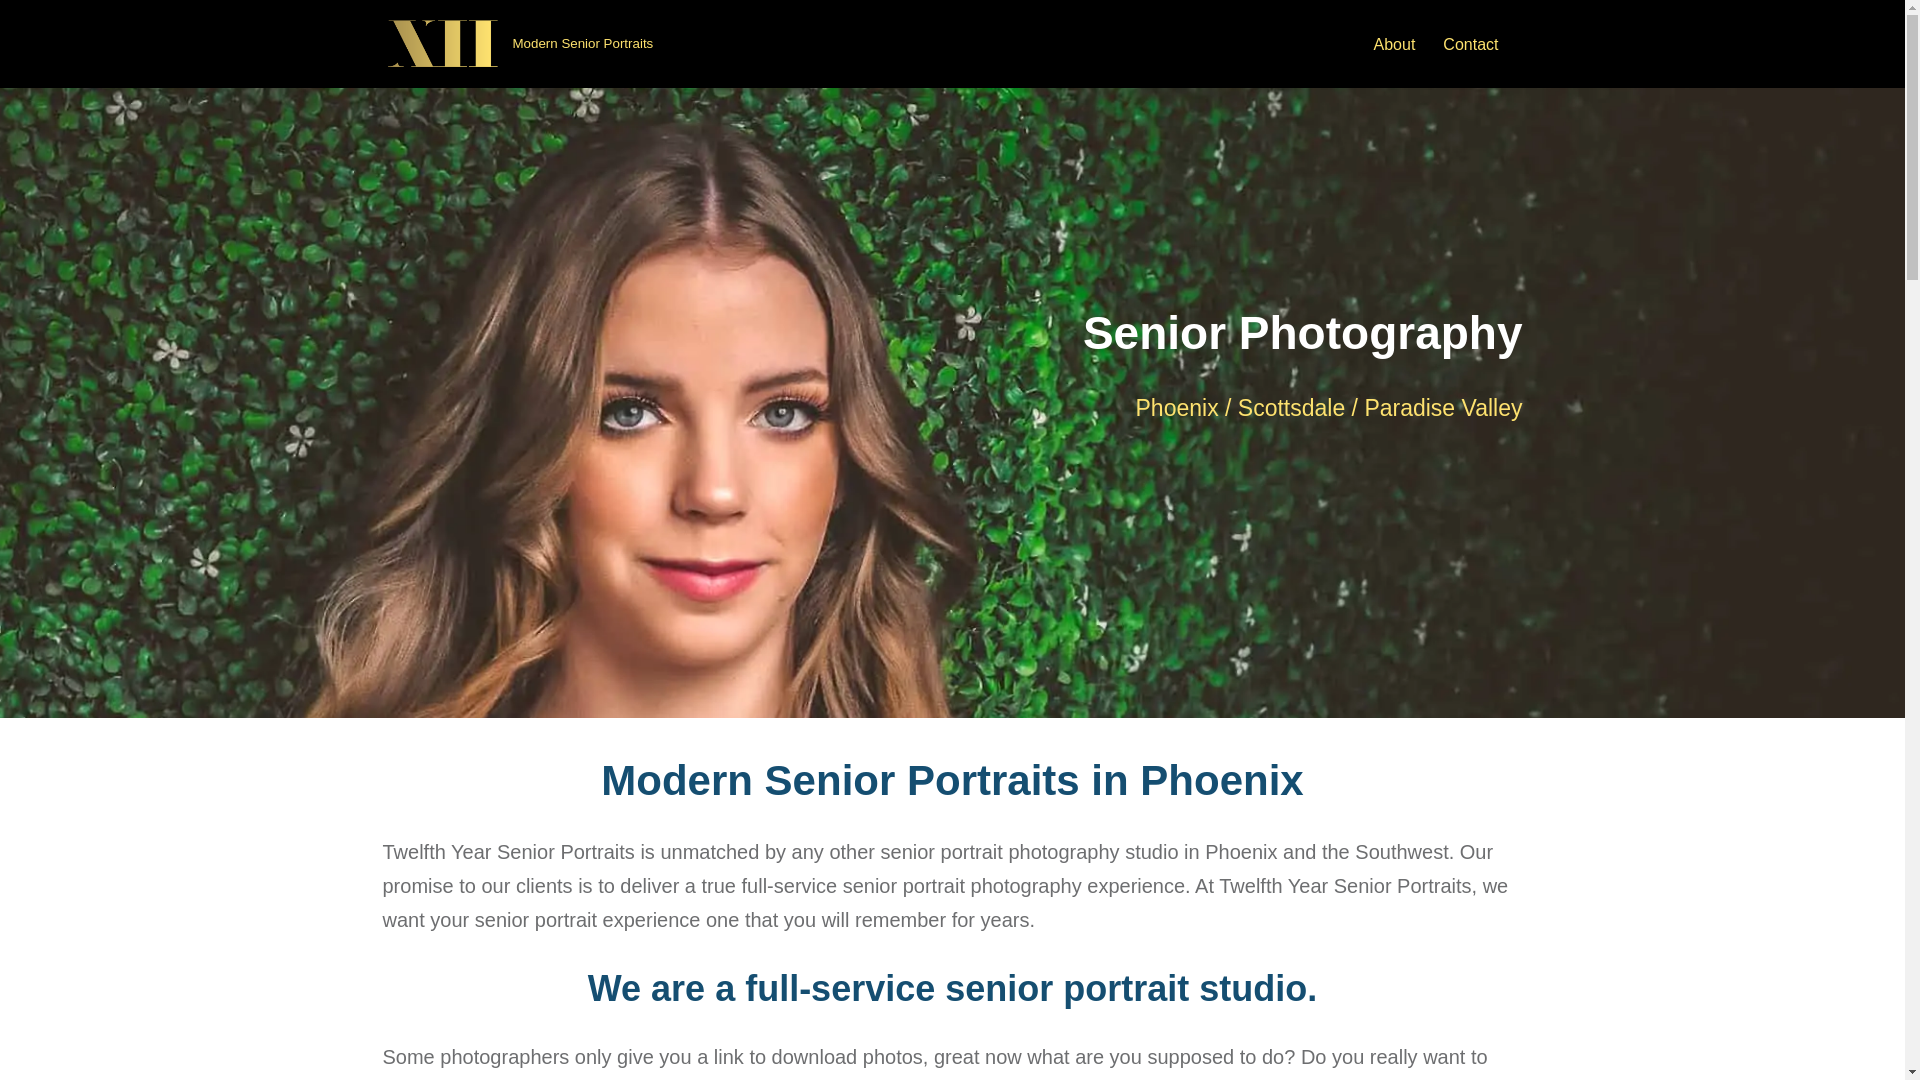 The width and height of the screenshot is (1920, 1080). I want to click on 'Modern Senior Portraits', so click(517, 43).